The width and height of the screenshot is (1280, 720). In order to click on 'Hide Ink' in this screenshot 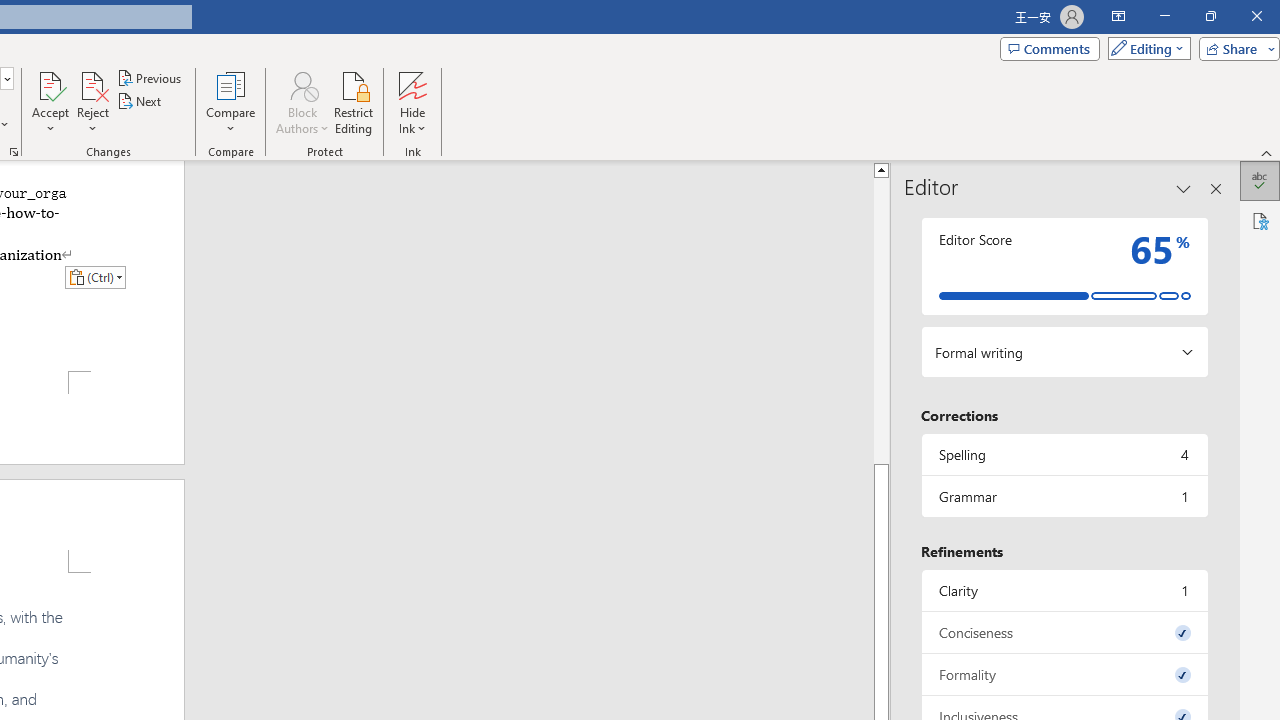, I will do `click(411, 84)`.